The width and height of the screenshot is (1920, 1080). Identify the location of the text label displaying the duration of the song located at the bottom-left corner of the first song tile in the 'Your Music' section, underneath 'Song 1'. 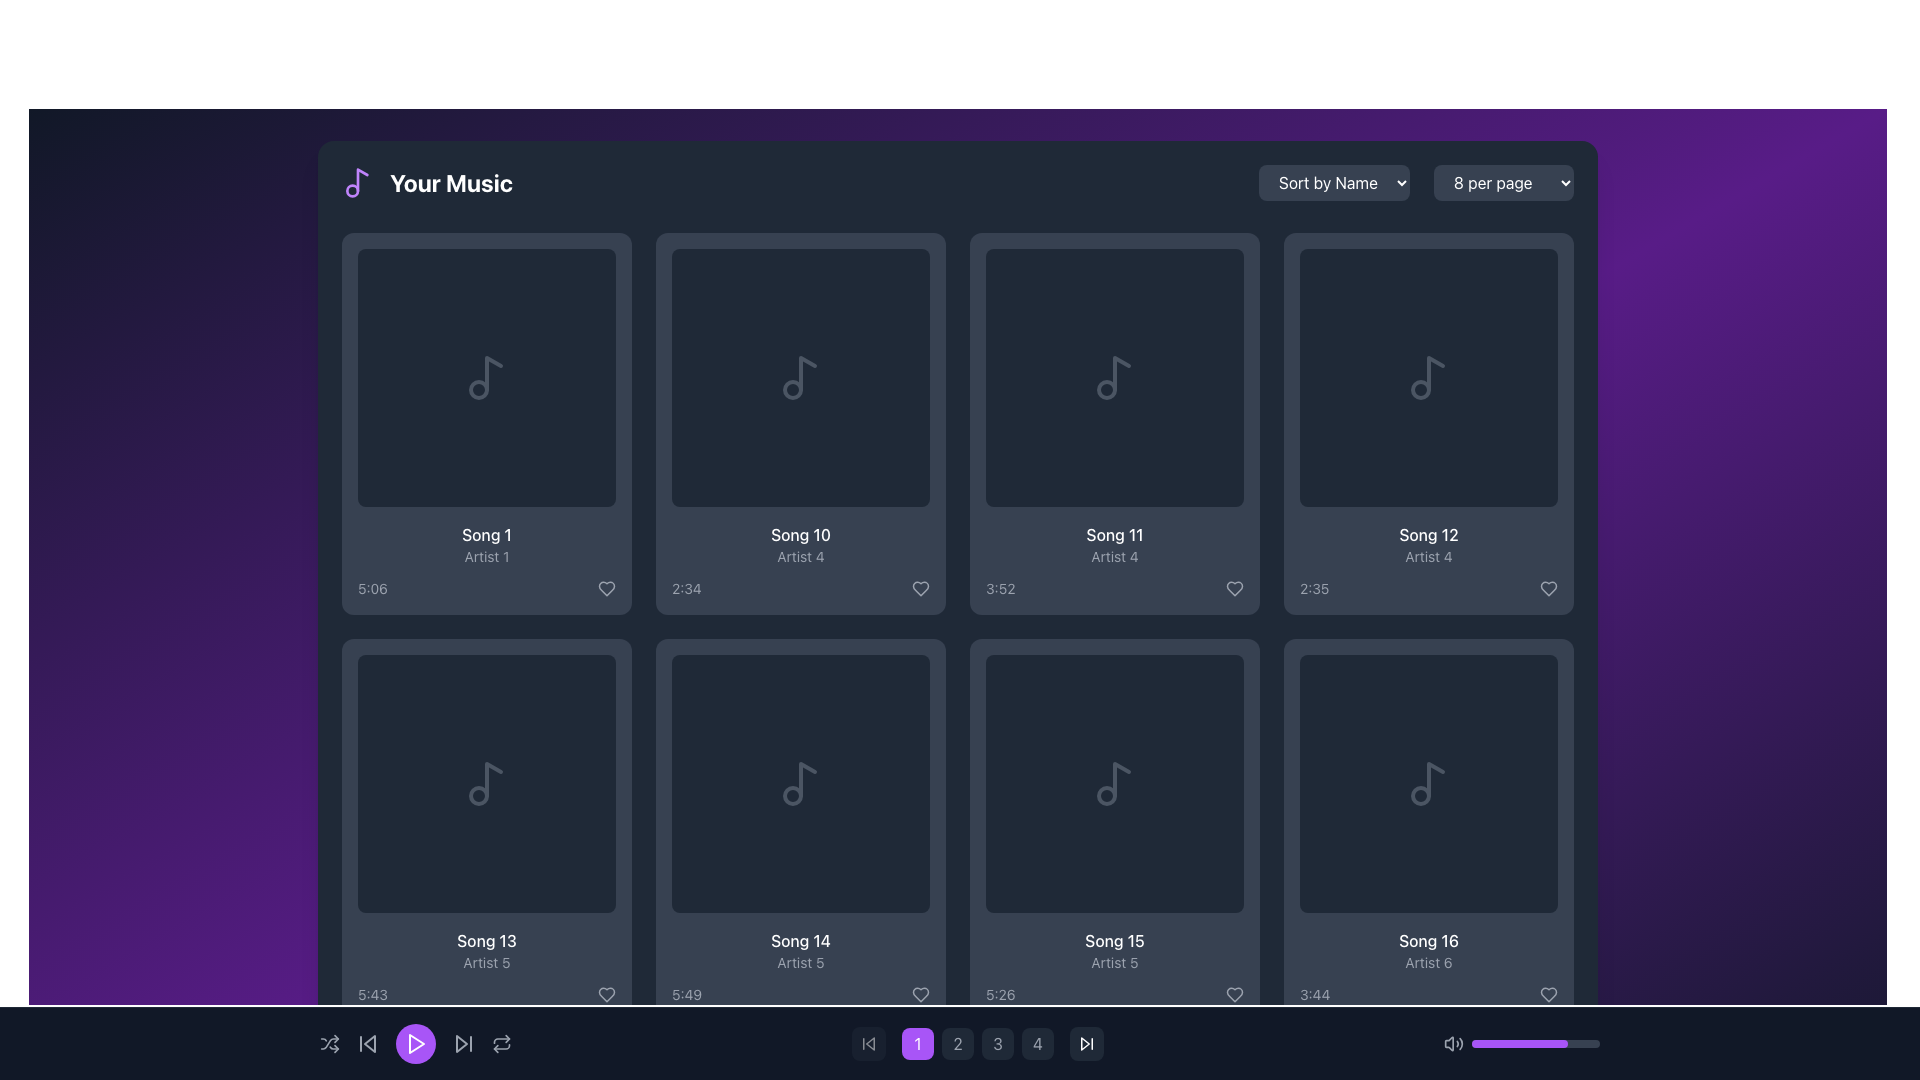
(373, 588).